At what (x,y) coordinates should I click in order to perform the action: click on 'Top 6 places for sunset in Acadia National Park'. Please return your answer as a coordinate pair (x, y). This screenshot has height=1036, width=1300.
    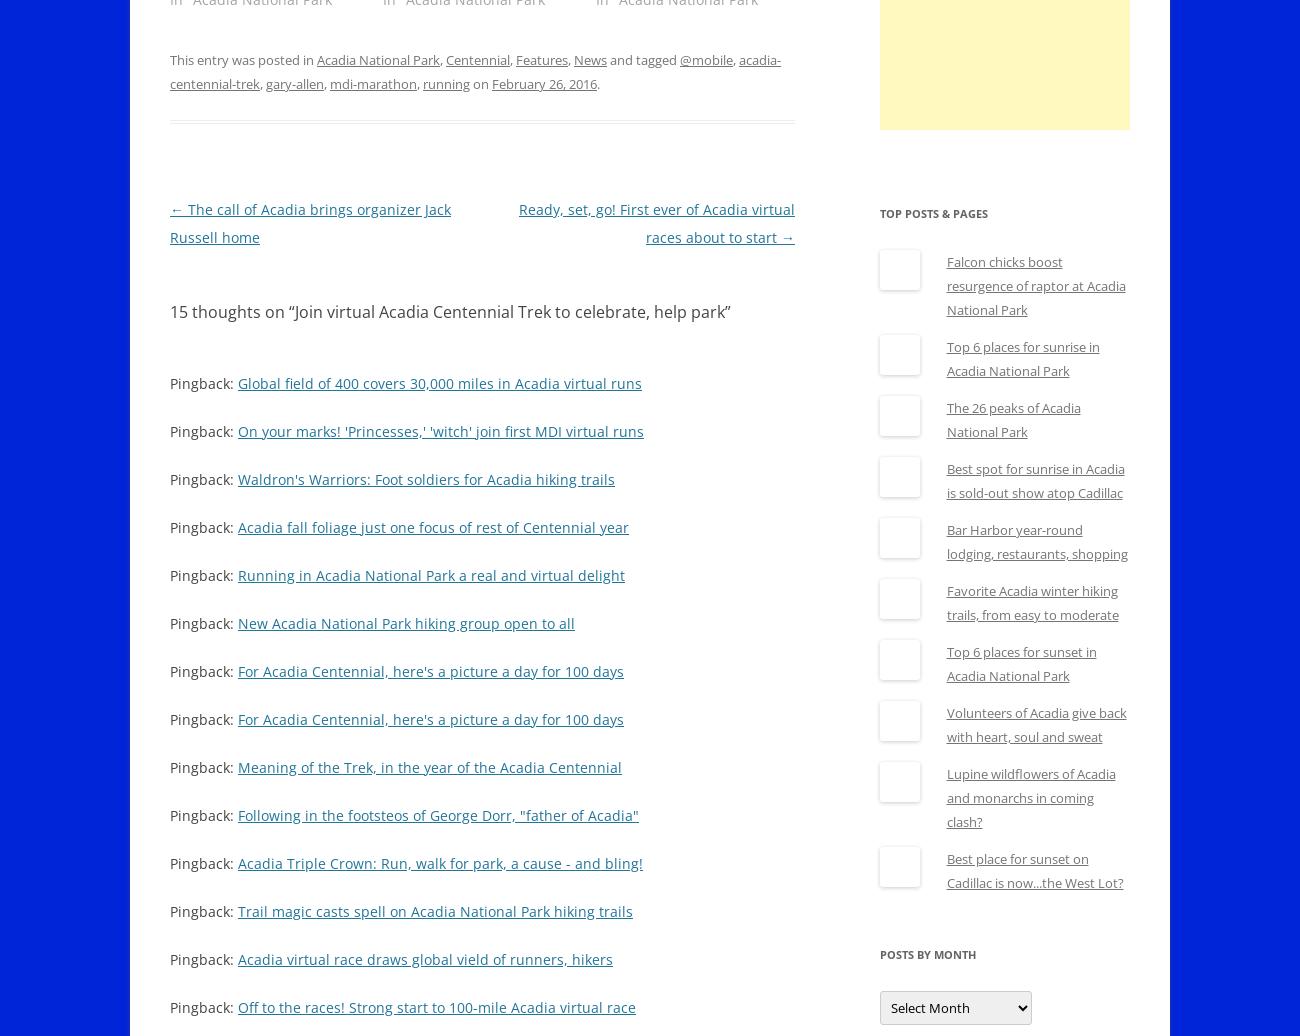
    Looking at the image, I should click on (1020, 663).